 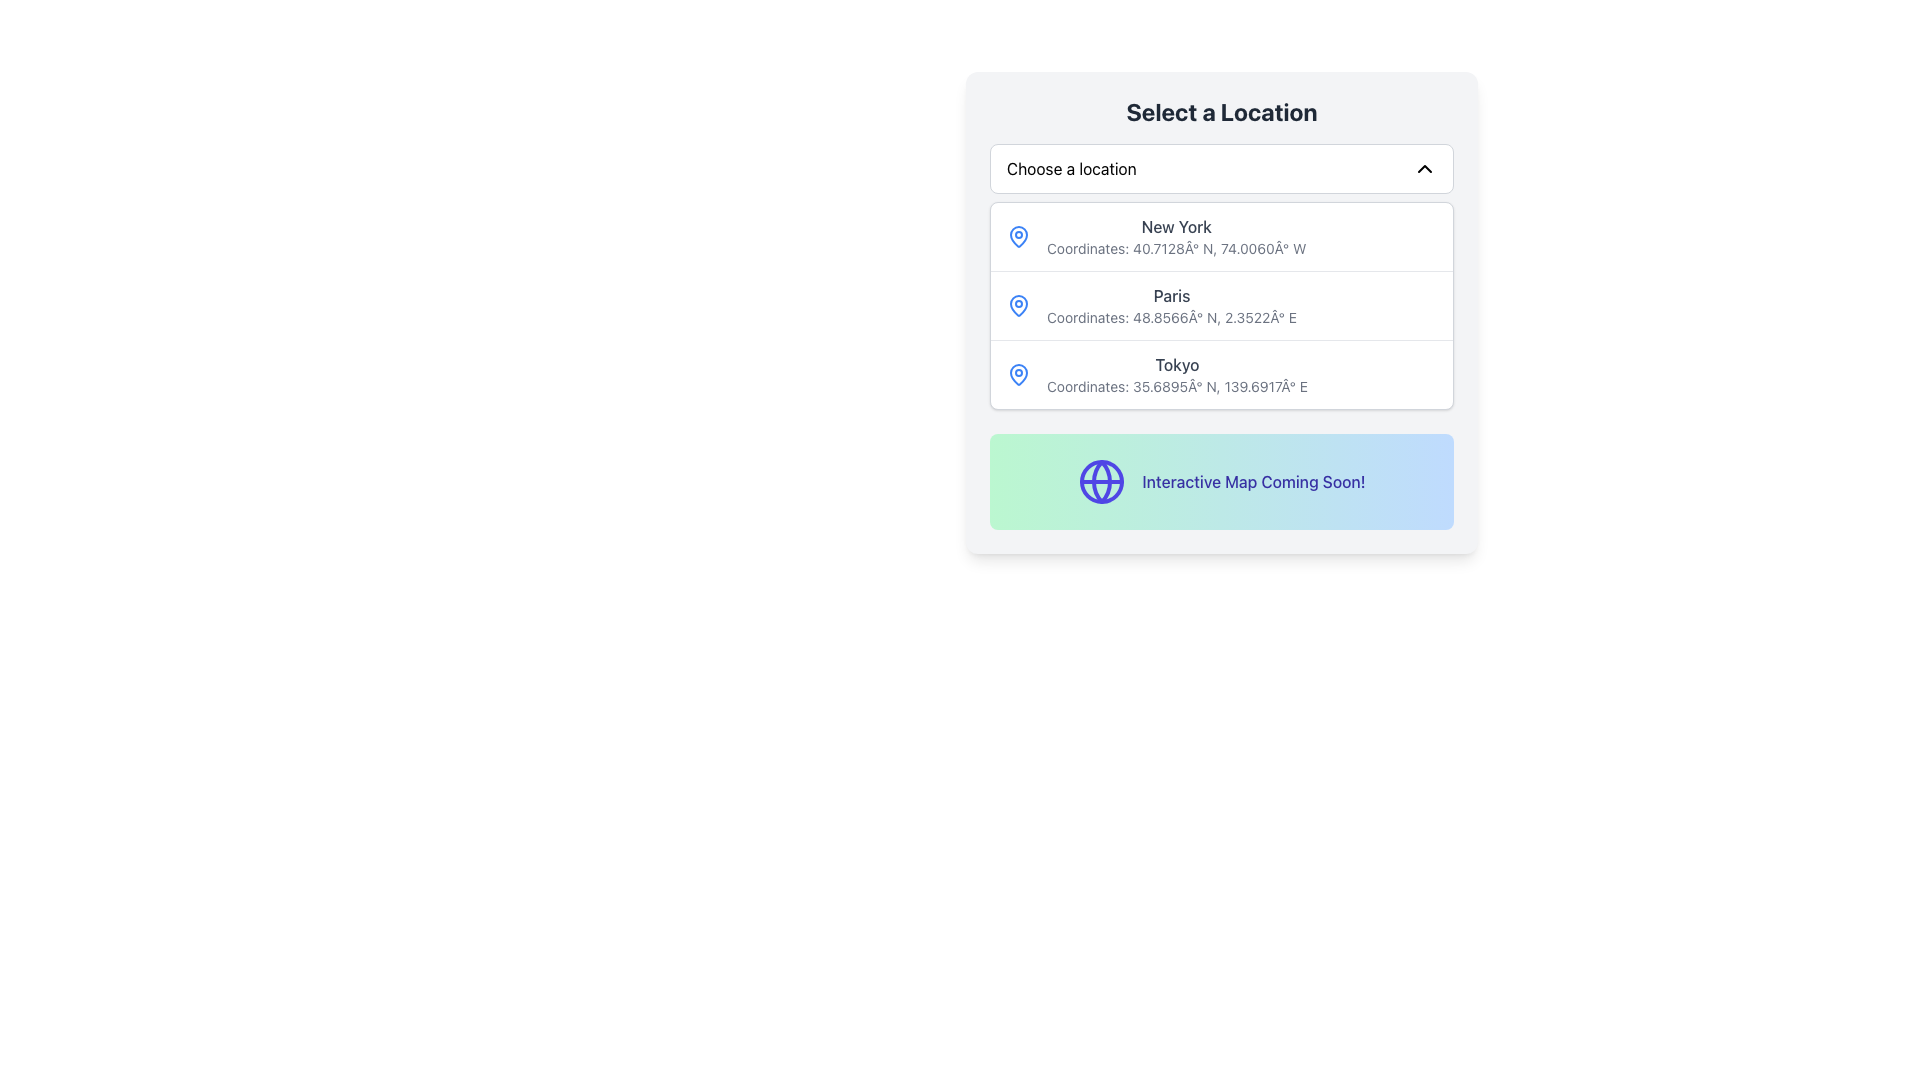 I want to click on the 'New York' text label, which serves as an identifier for location selection in the upper-central section of the location list, so click(x=1176, y=226).